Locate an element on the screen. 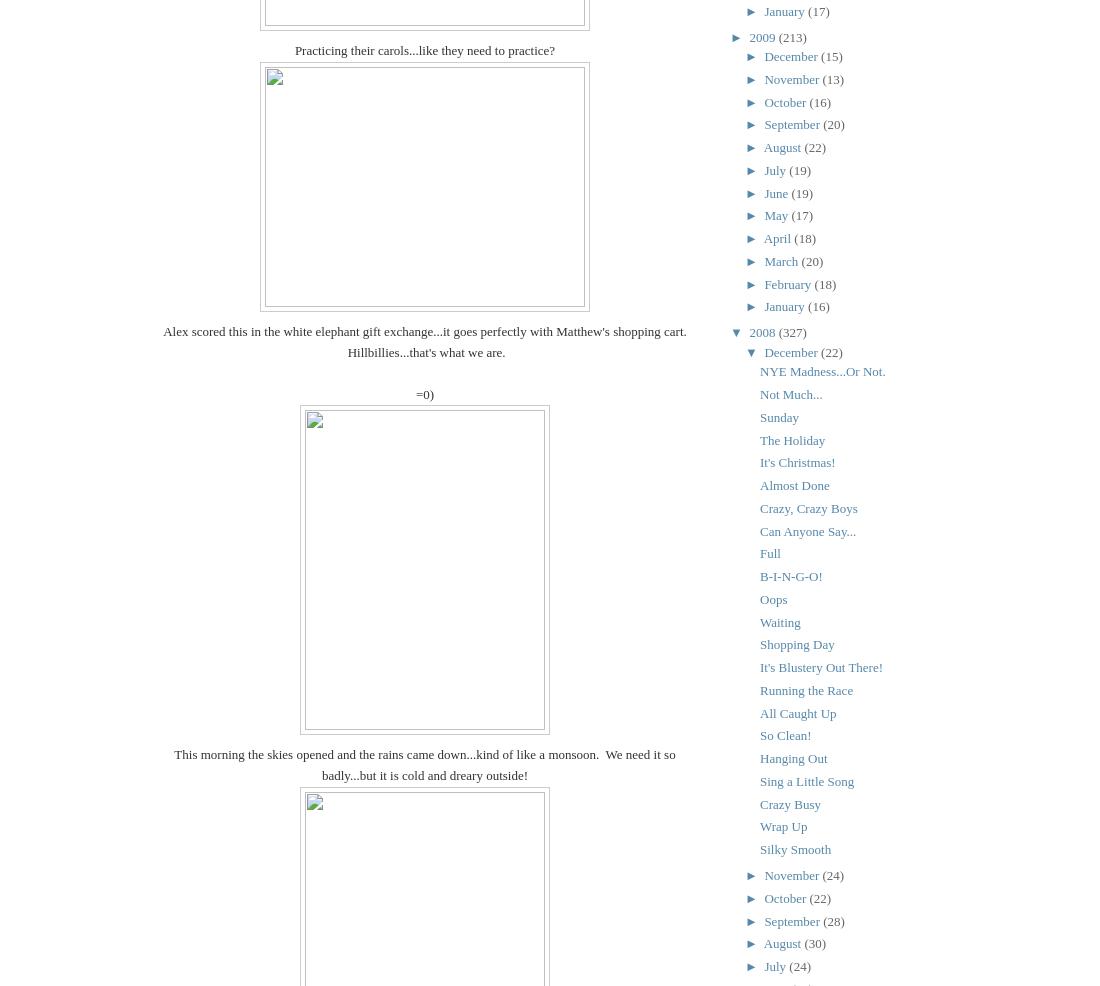 The image size is (1100, 986). '(327)' is located at coordinates (792, 331).